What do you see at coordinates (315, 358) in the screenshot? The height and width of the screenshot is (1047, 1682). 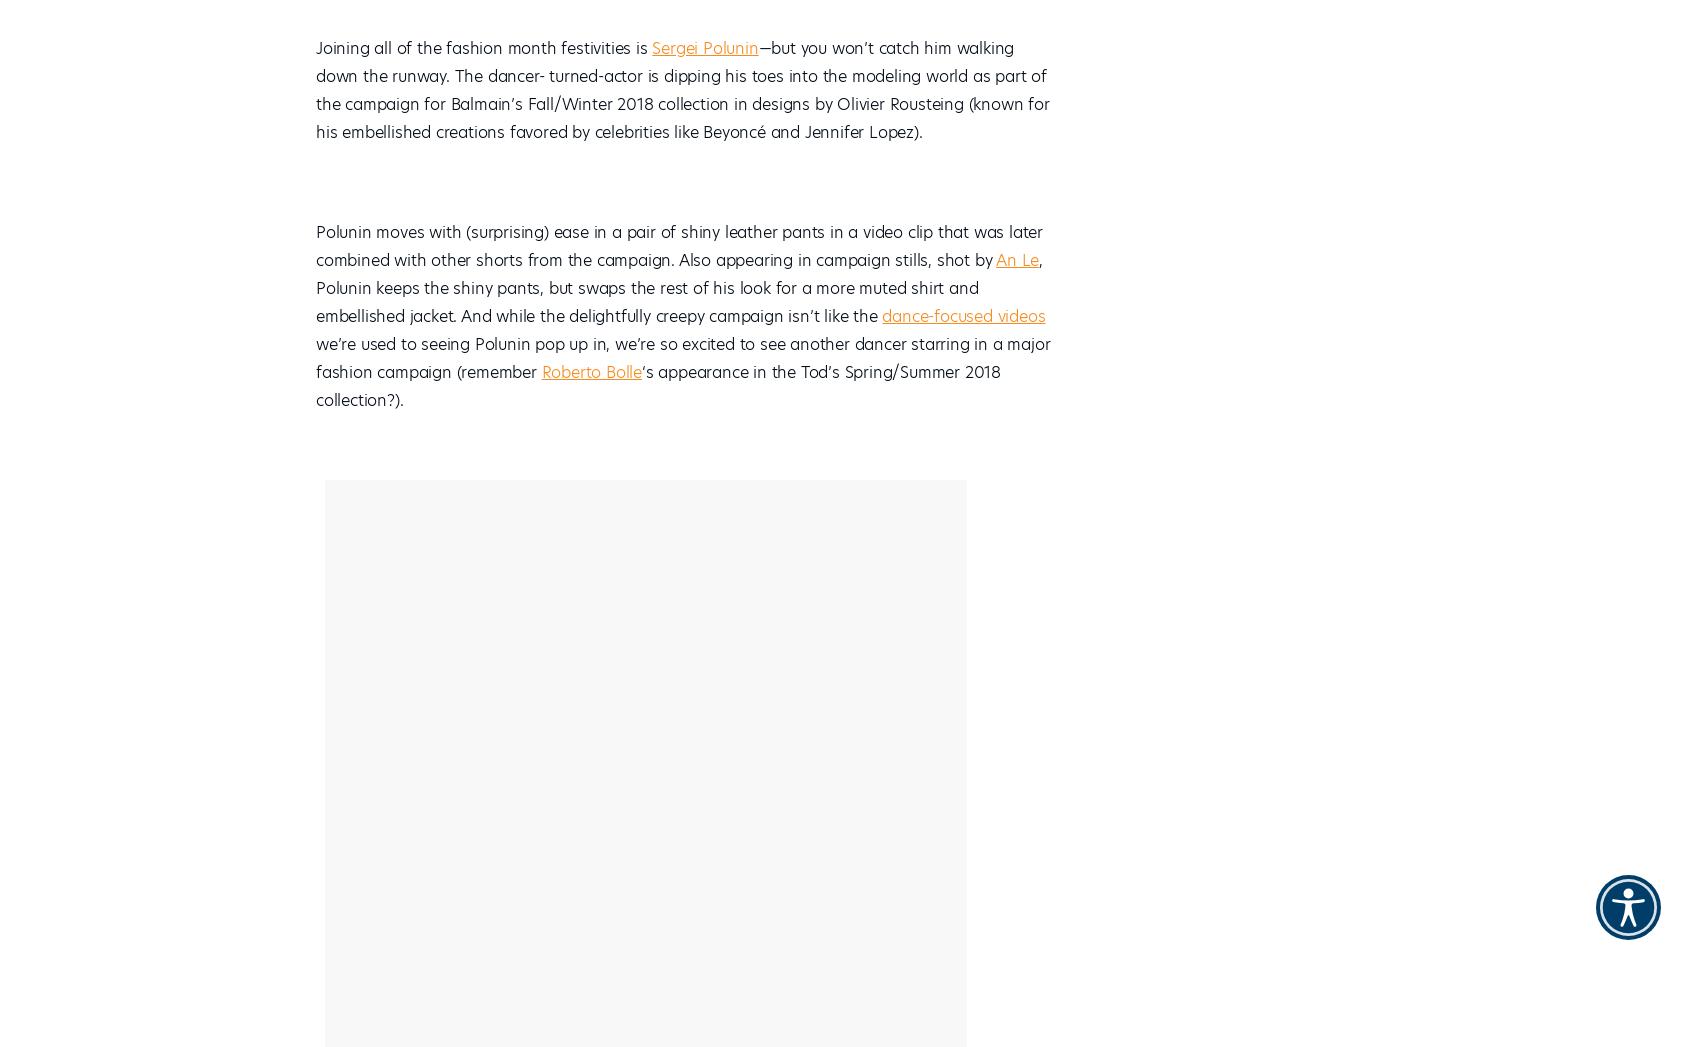 I see `'we’re used to seeing Polunin pop up in, we’re so excited to see another dancer starring in a major fashion campaign (remember'` at bounding box center [315, 358].